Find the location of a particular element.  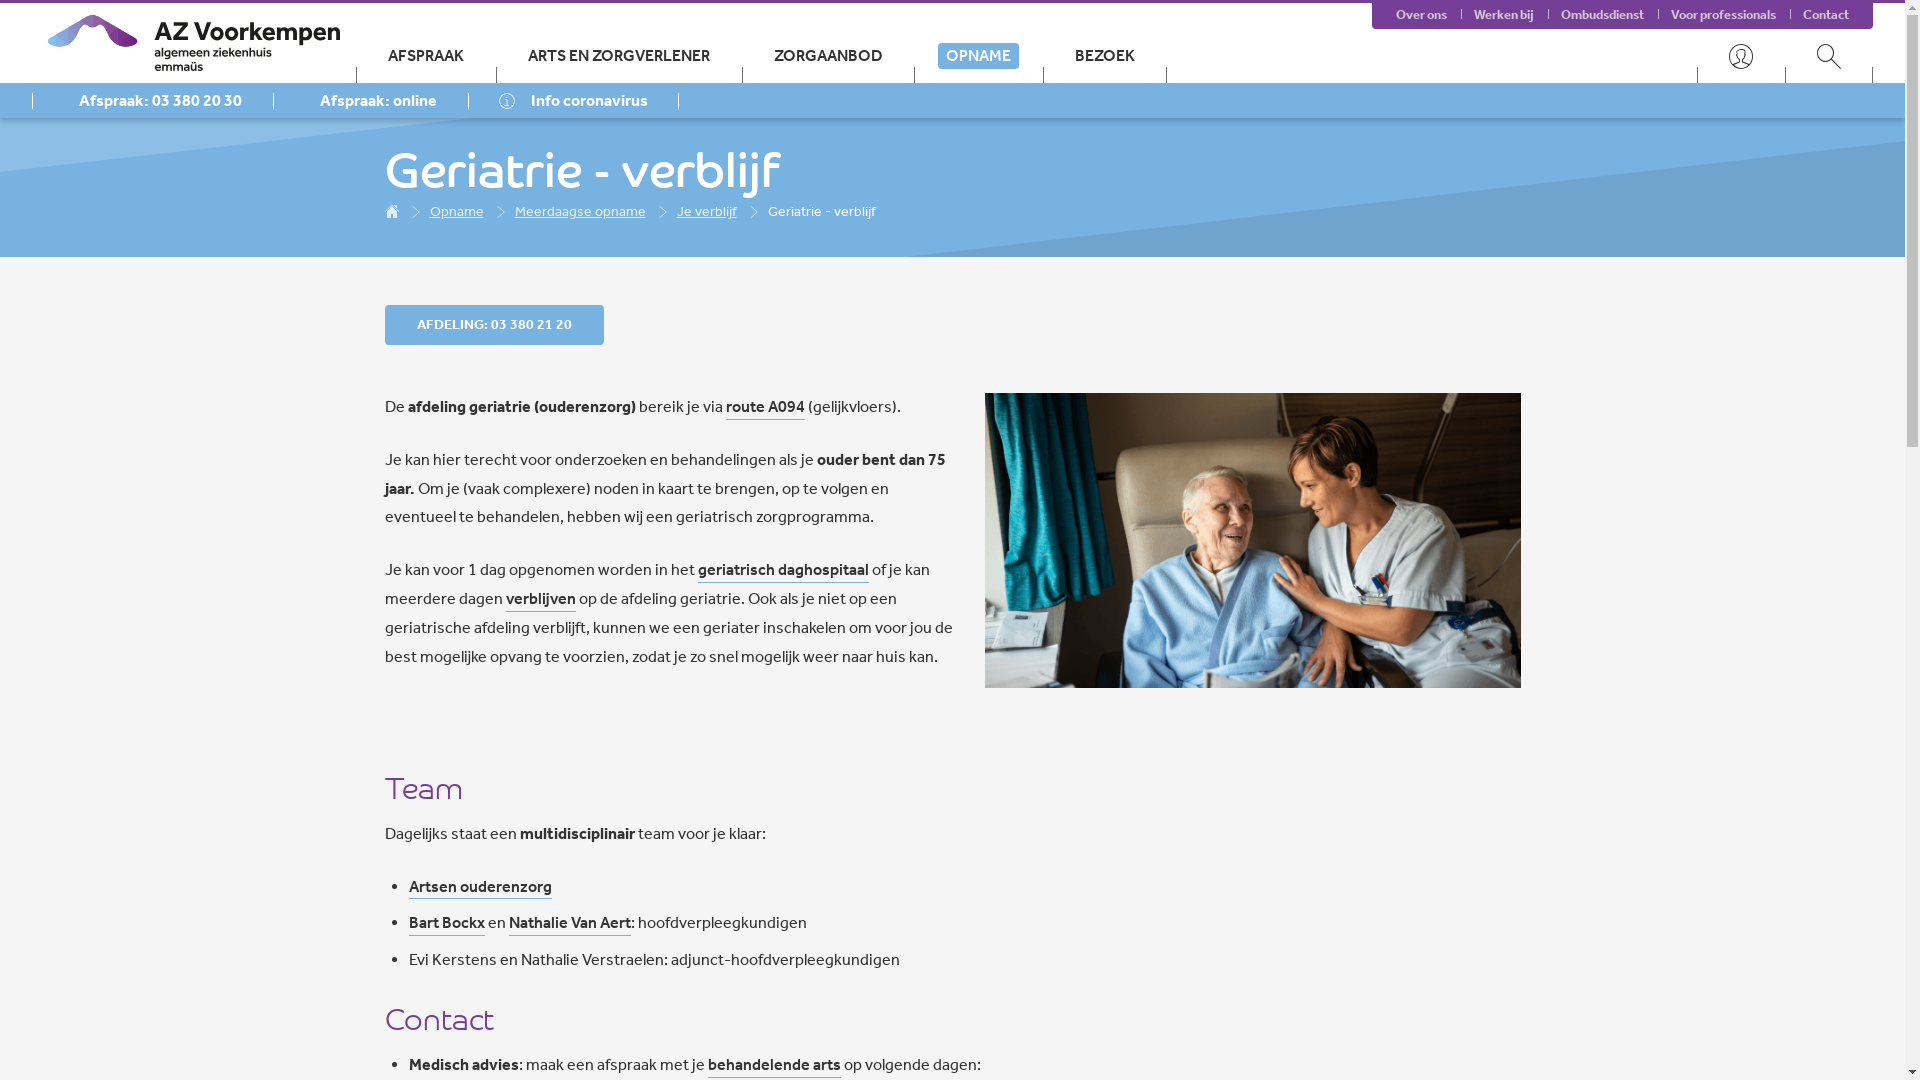

'Contact' is located at coordinates (1825, 14).